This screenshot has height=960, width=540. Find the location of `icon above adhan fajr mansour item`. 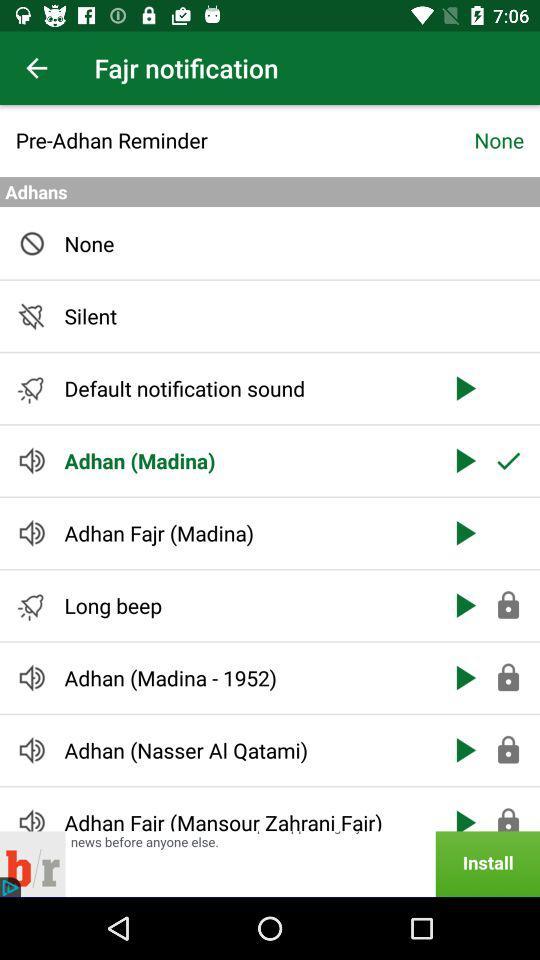

icon above adhan fajr mansour item is located at coordinates (245, 749).